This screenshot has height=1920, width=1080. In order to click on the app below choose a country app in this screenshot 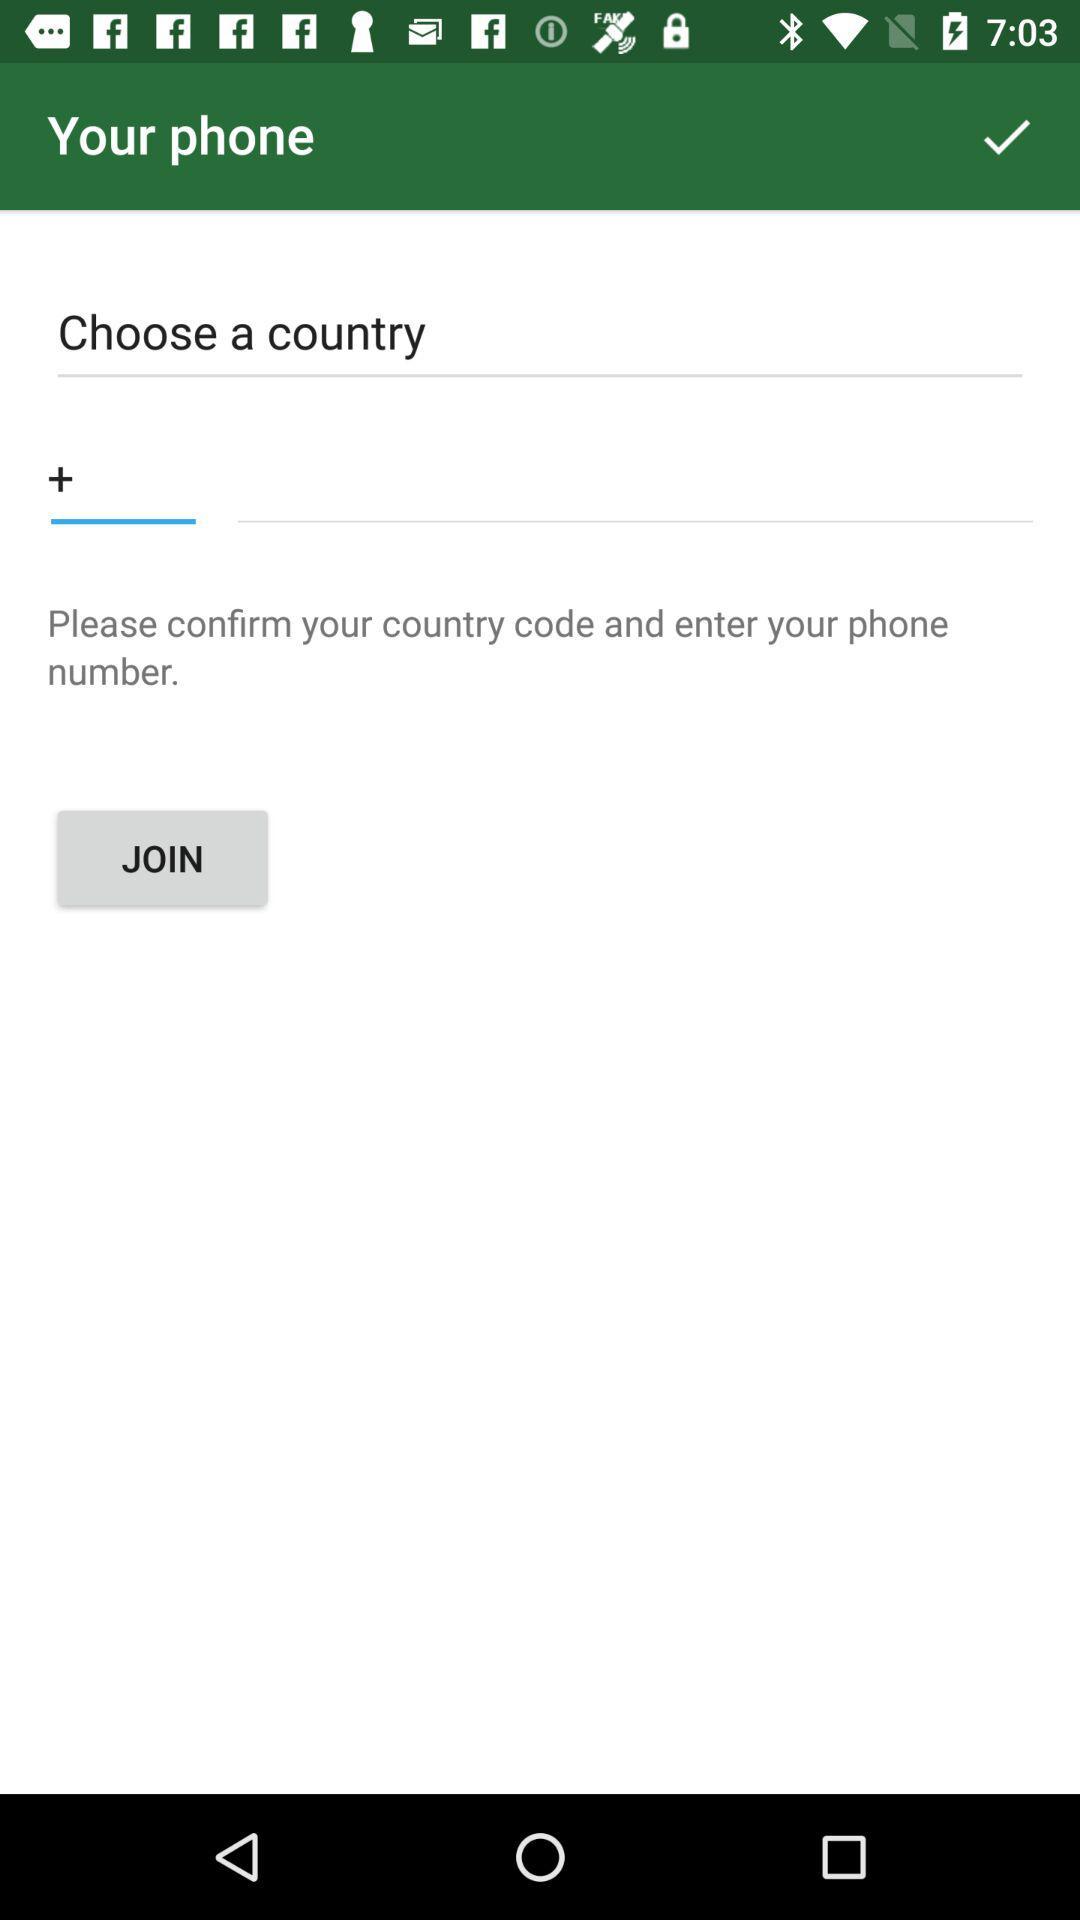, I will do `click(635, 475)`.